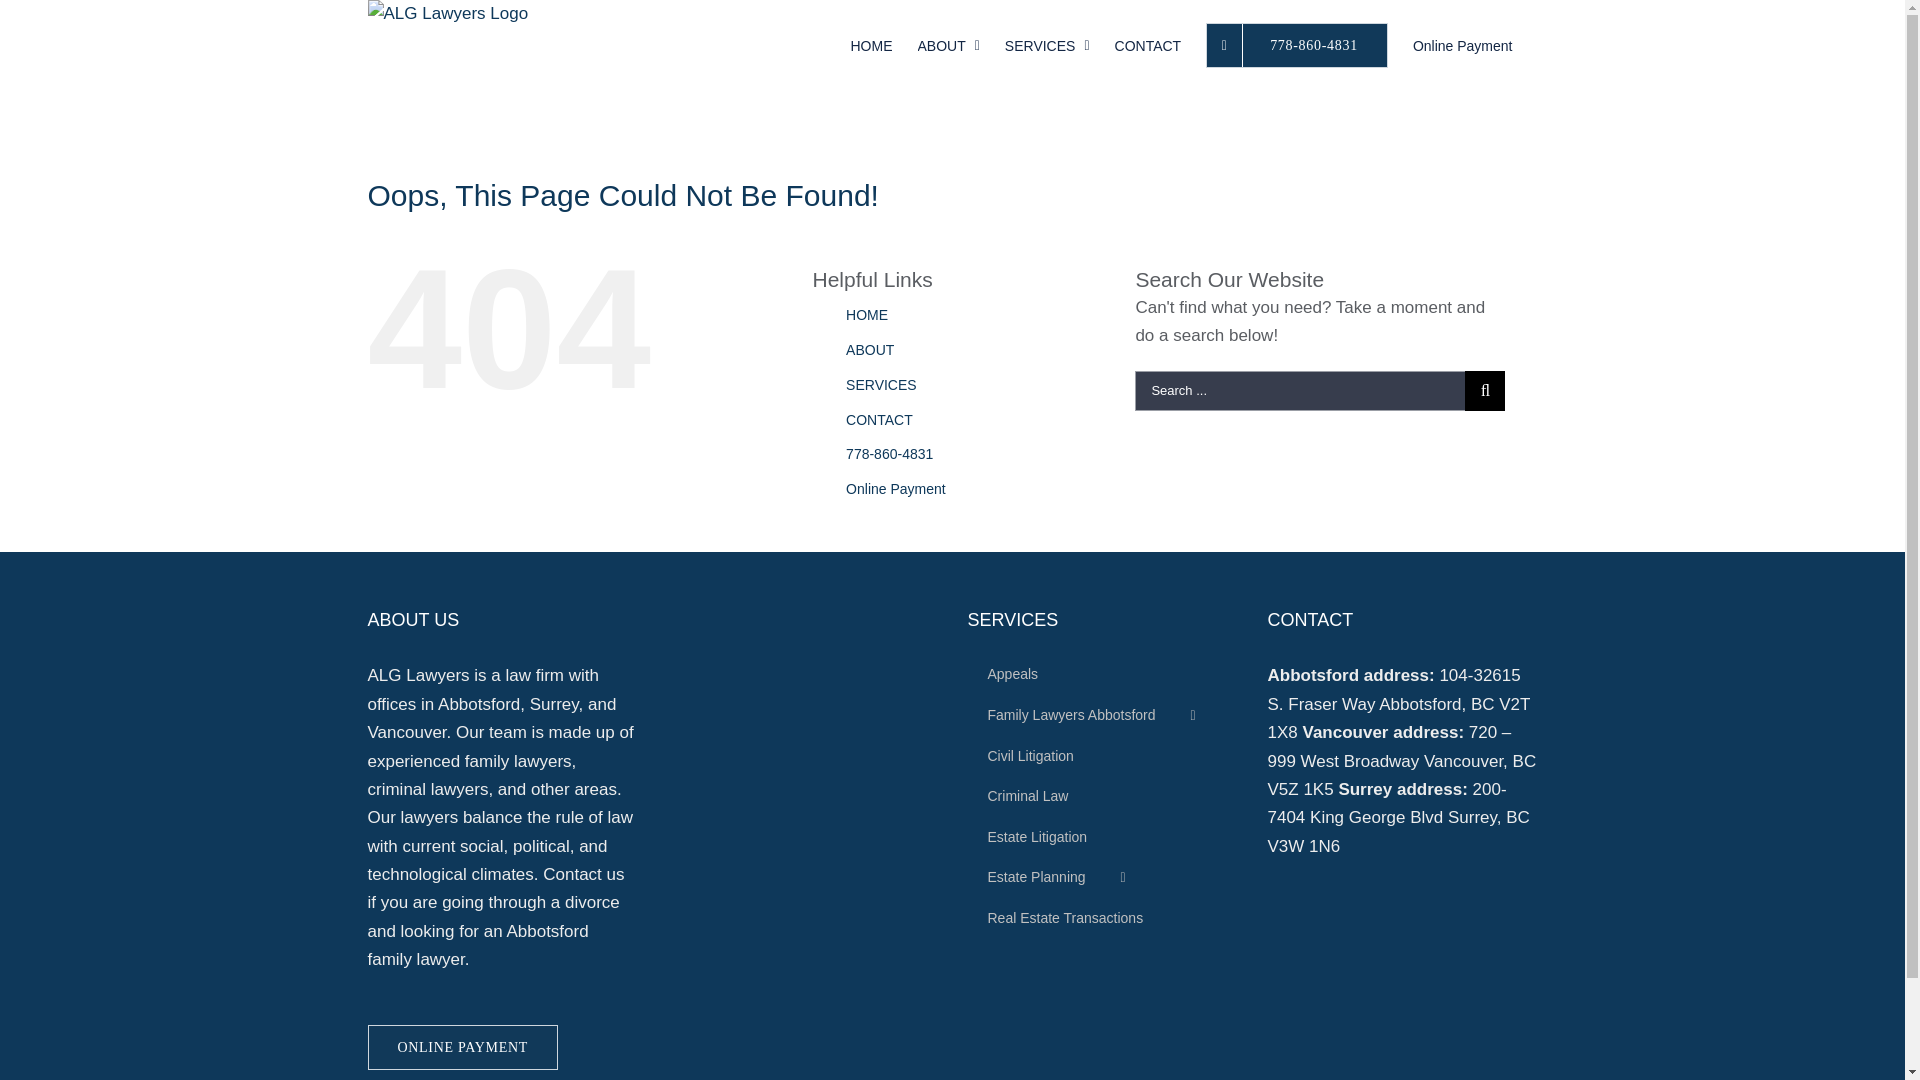 Image resolution: width=1920 pixels, height=1080 pixels. Describe the element at coordinates (968, 837) in the screenshot. I see `'Estate Litigation'` at that location.